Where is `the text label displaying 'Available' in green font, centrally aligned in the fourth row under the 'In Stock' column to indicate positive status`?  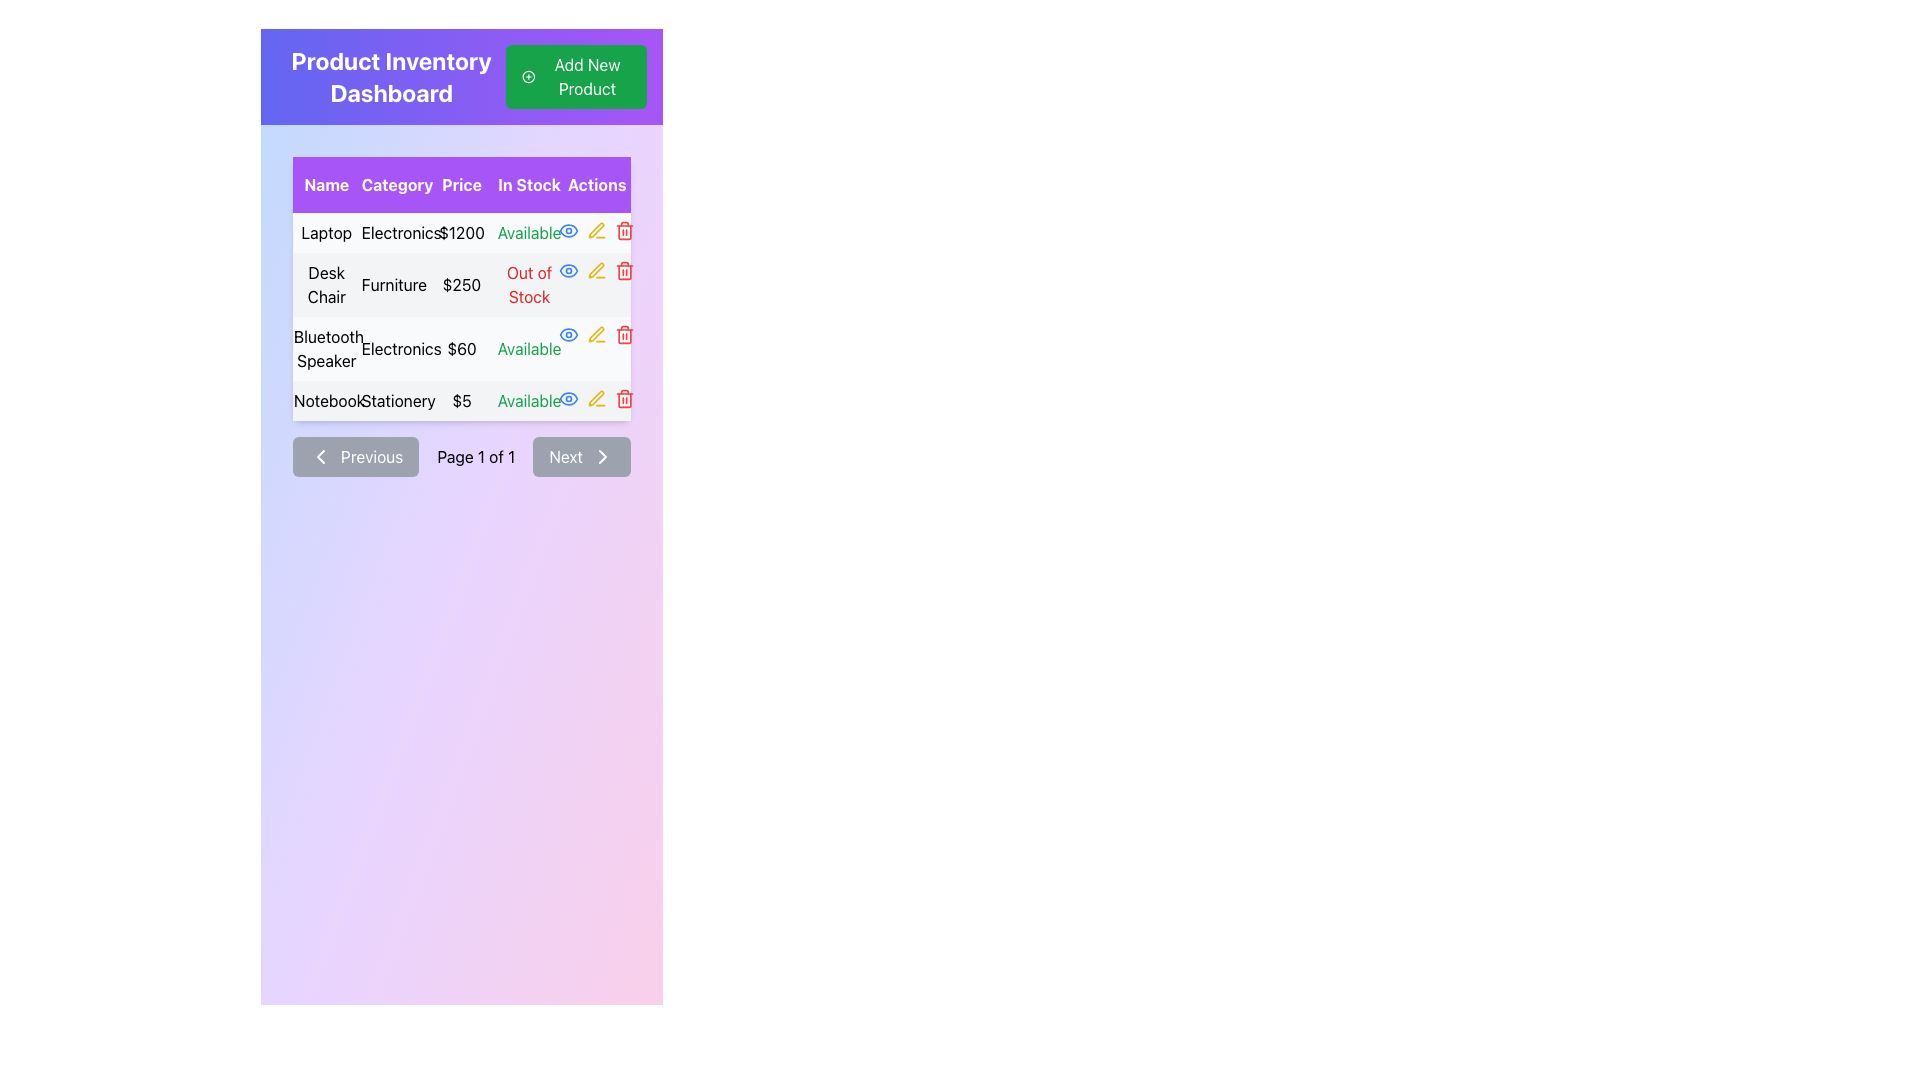 the text label displaying 'Available' in green font, centrally aligned in the fourth row under the 'In Stock' column to indicate positive status is located at coordinates (529, 401).